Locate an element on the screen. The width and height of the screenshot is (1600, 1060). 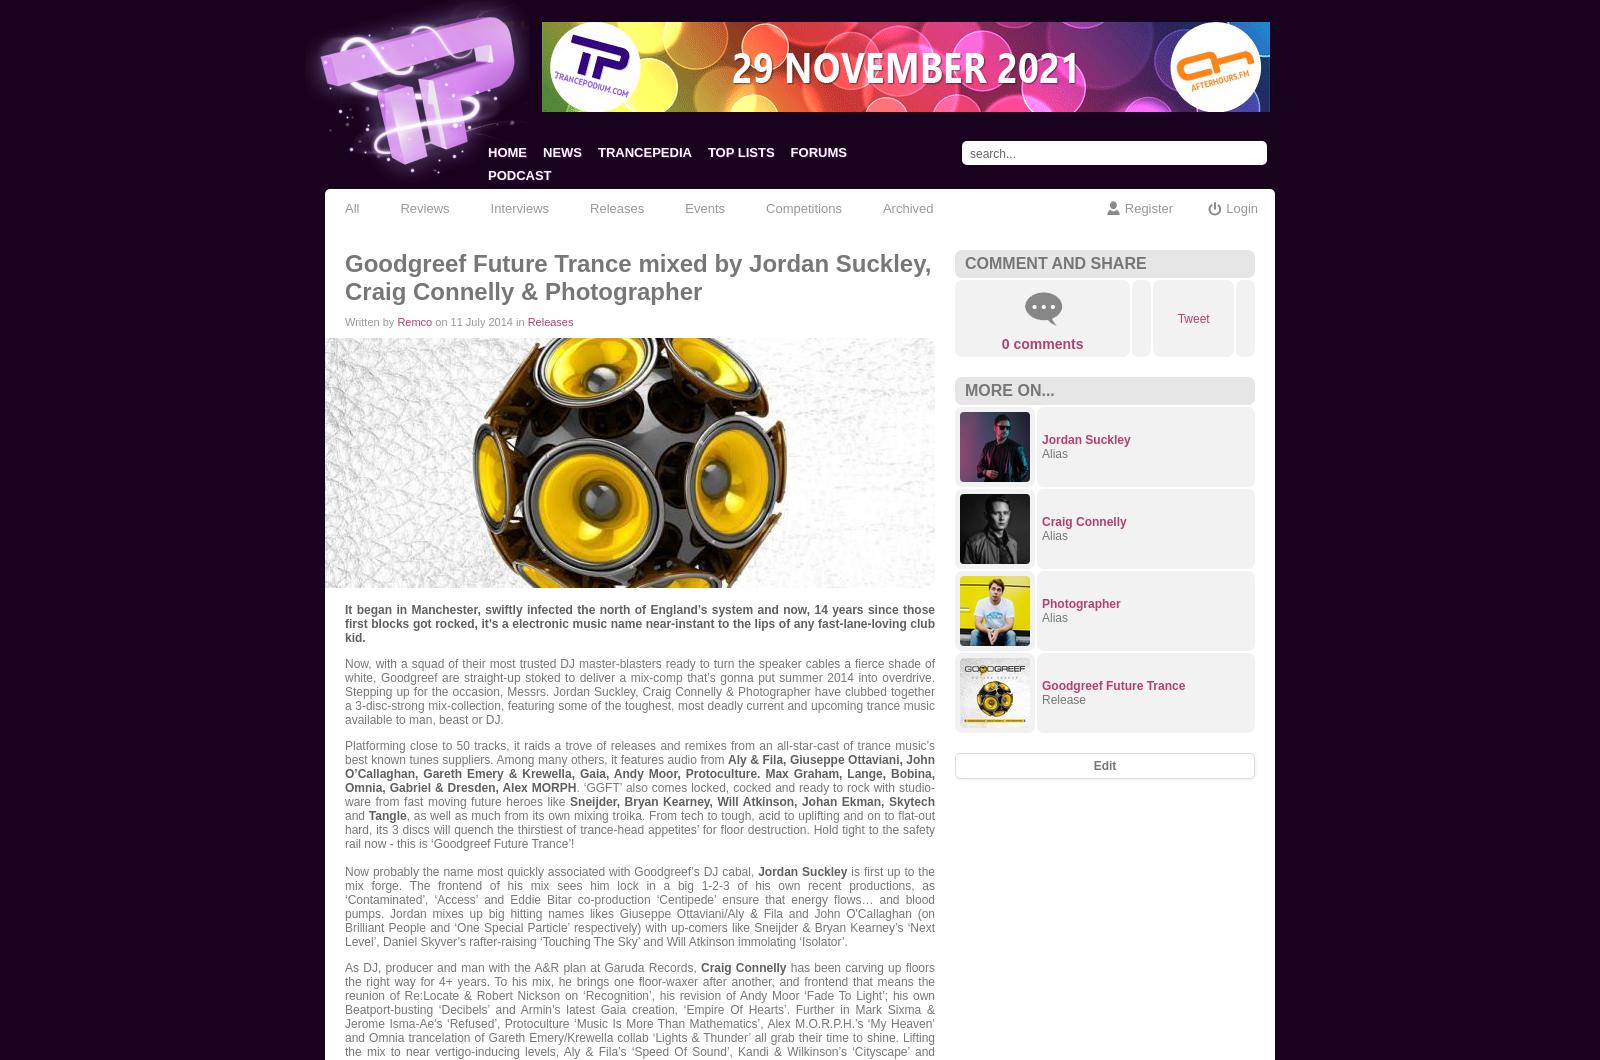
'Aly & Fila, Giuseppe Ottaviani, John O’Callaghan, Gareth Emery & Krewella, Gaia, Andy Moor, Protoculture. Max Graham, Lange, Bobina, Omnia, Gabriel & Dresden, Alex MORPH' is located at coordinates (640, 773).